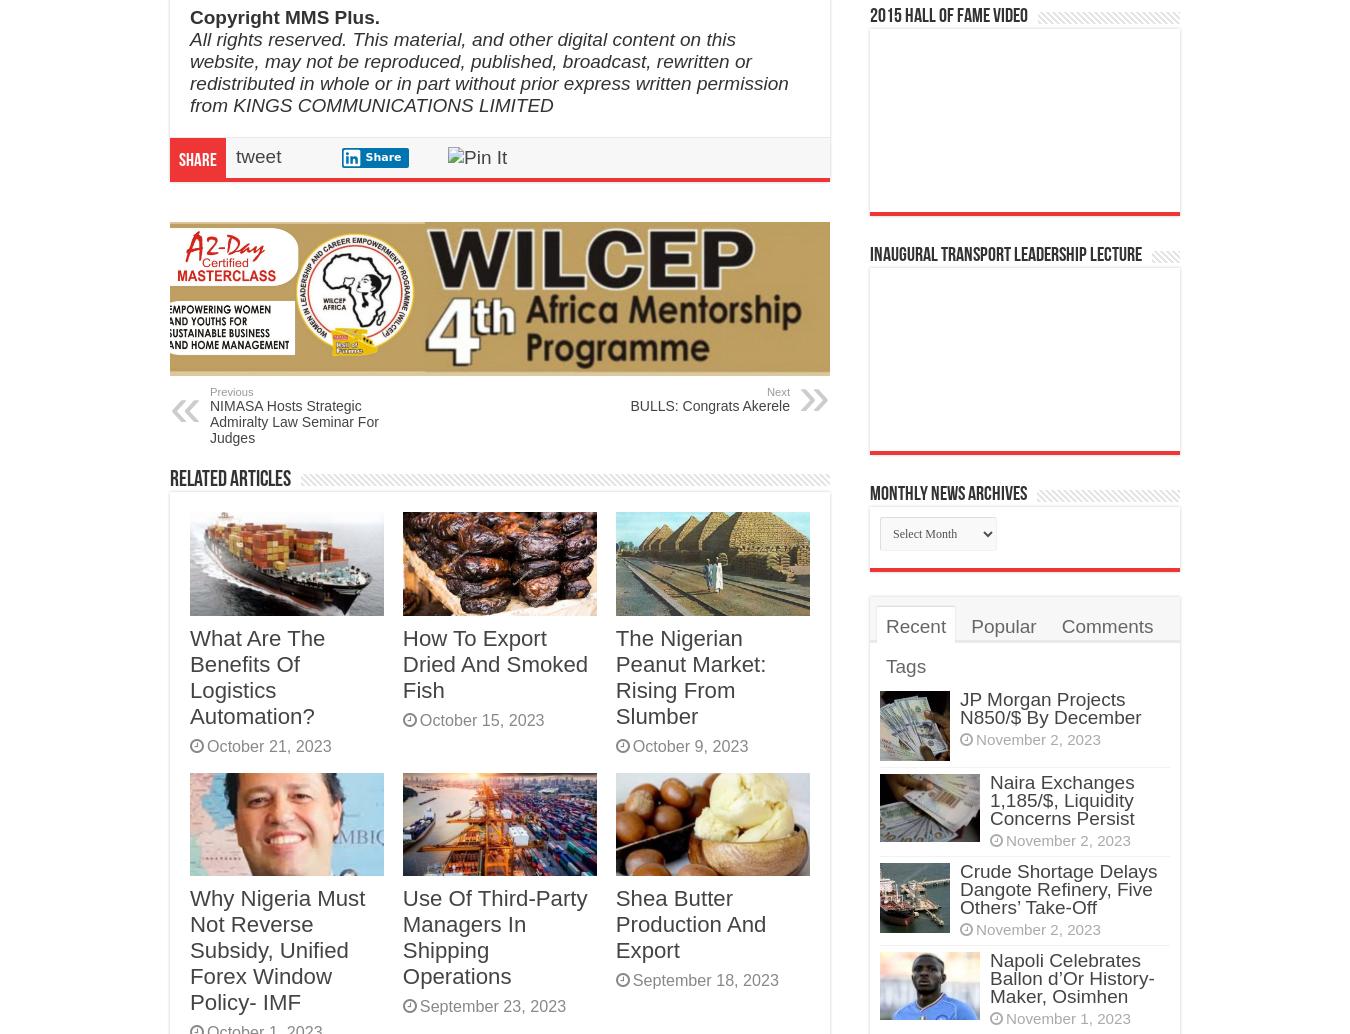  Describe the element at coordinates (229, 479) in the screenshot. I see `'Related Articles'` at that location.